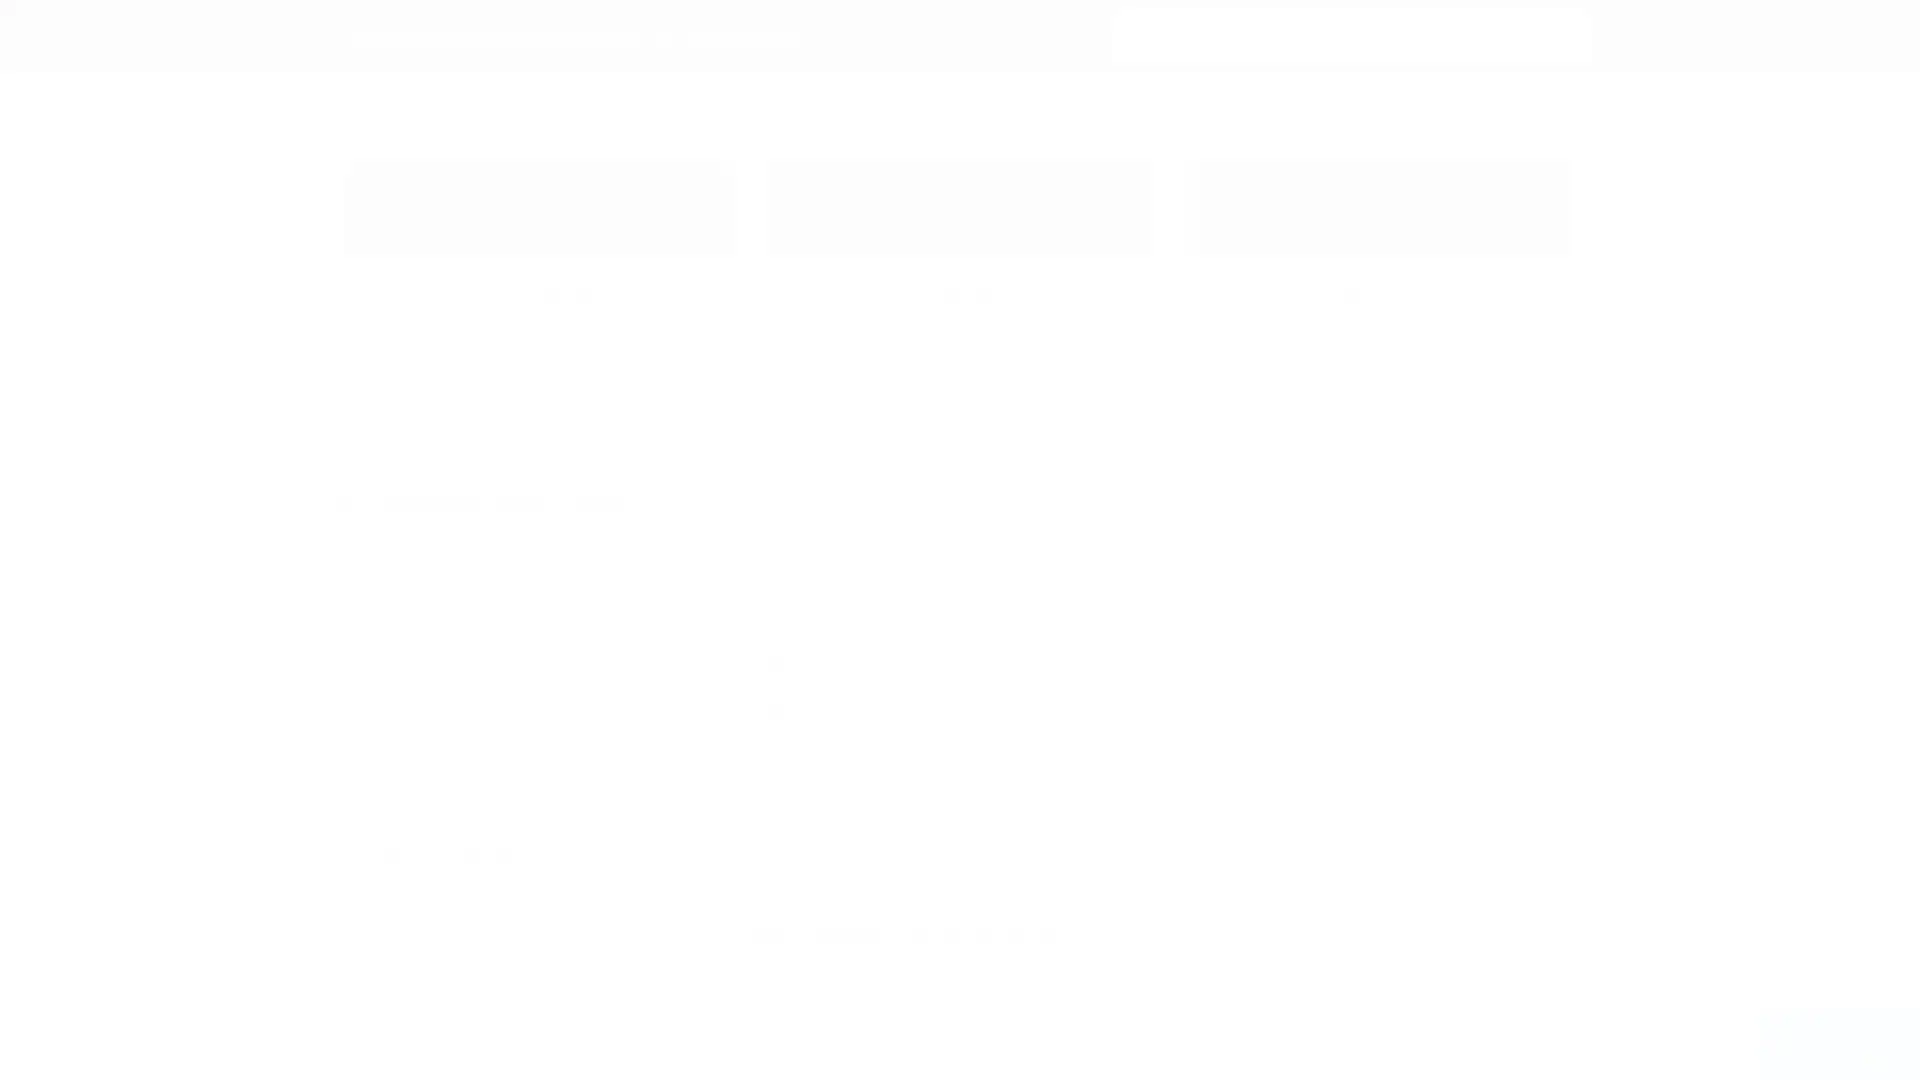 The height and width of the screenshot is (1080, 1920). Describe the element at coordinates (499, 937) in the screenshot. I see `Connect` at that location.